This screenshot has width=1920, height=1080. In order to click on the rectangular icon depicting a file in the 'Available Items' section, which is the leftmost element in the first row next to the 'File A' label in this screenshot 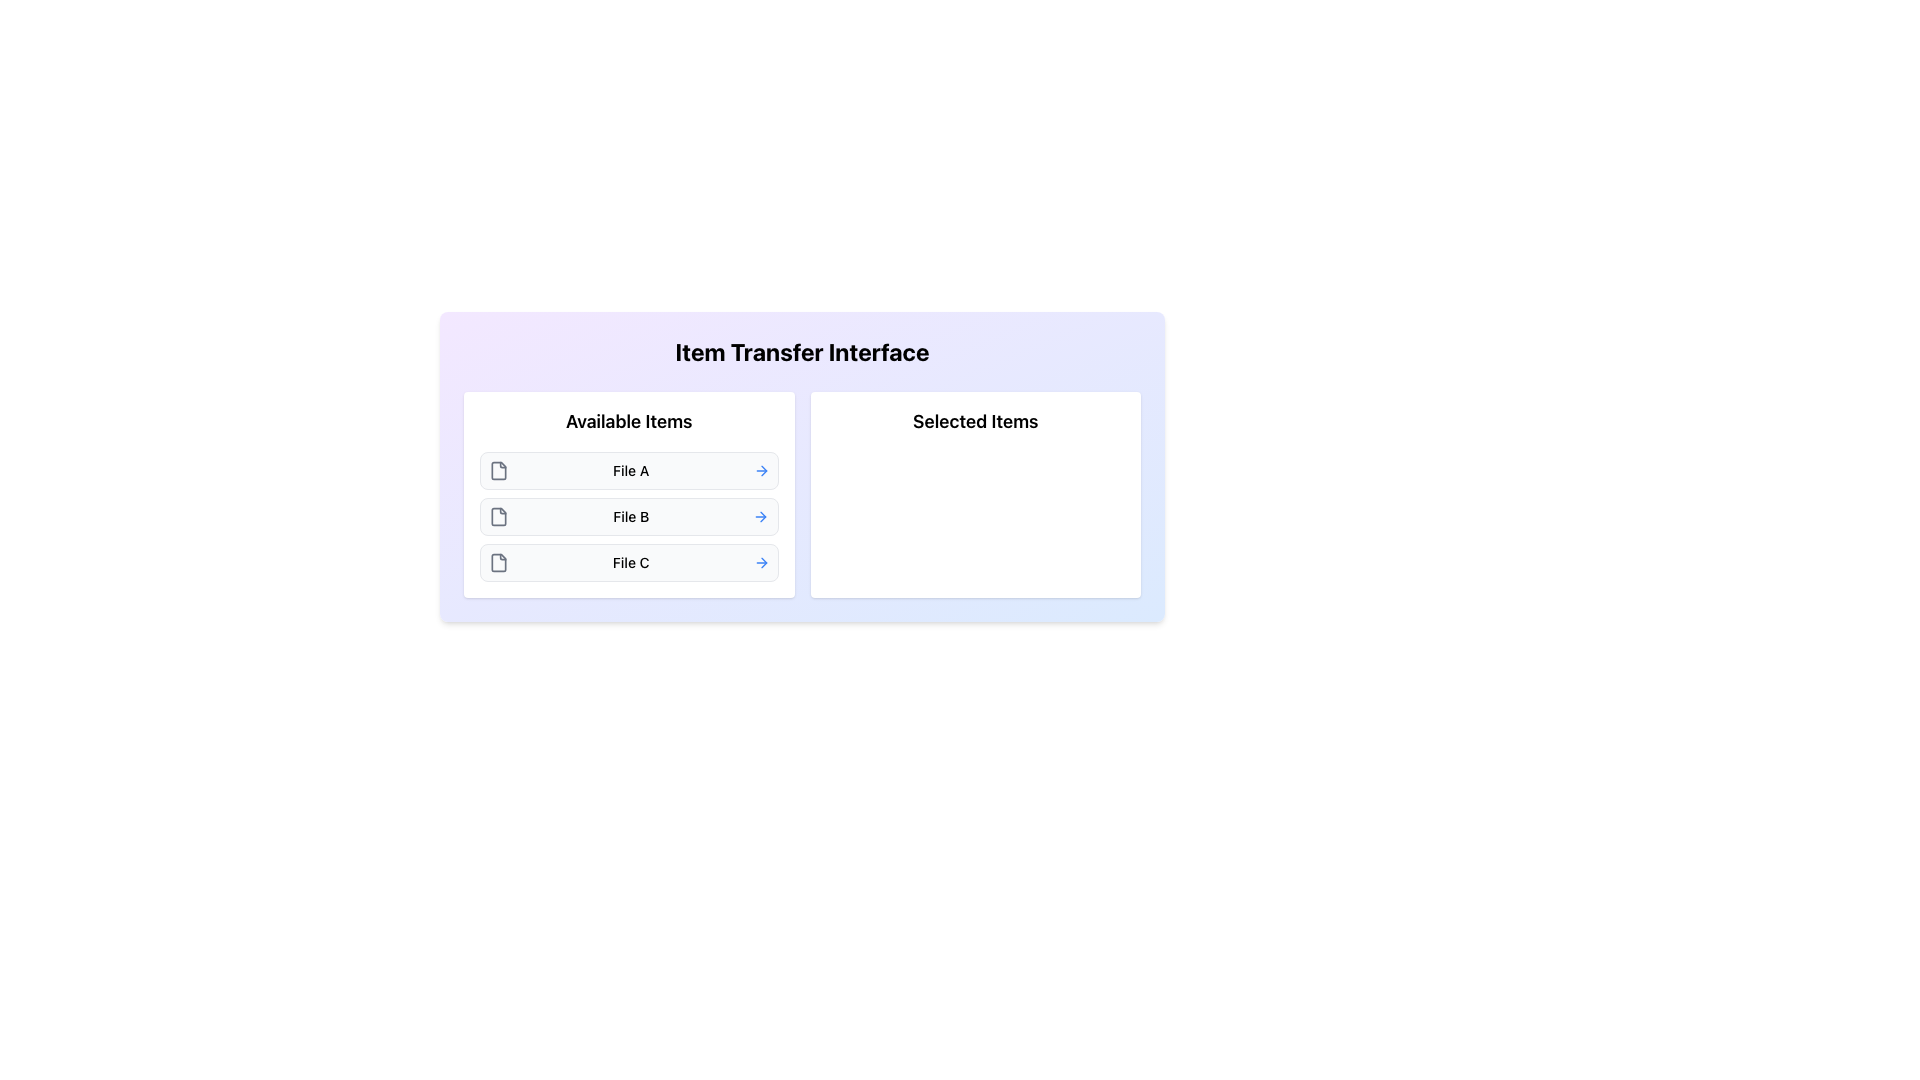, I will do `click(499, 470)`.